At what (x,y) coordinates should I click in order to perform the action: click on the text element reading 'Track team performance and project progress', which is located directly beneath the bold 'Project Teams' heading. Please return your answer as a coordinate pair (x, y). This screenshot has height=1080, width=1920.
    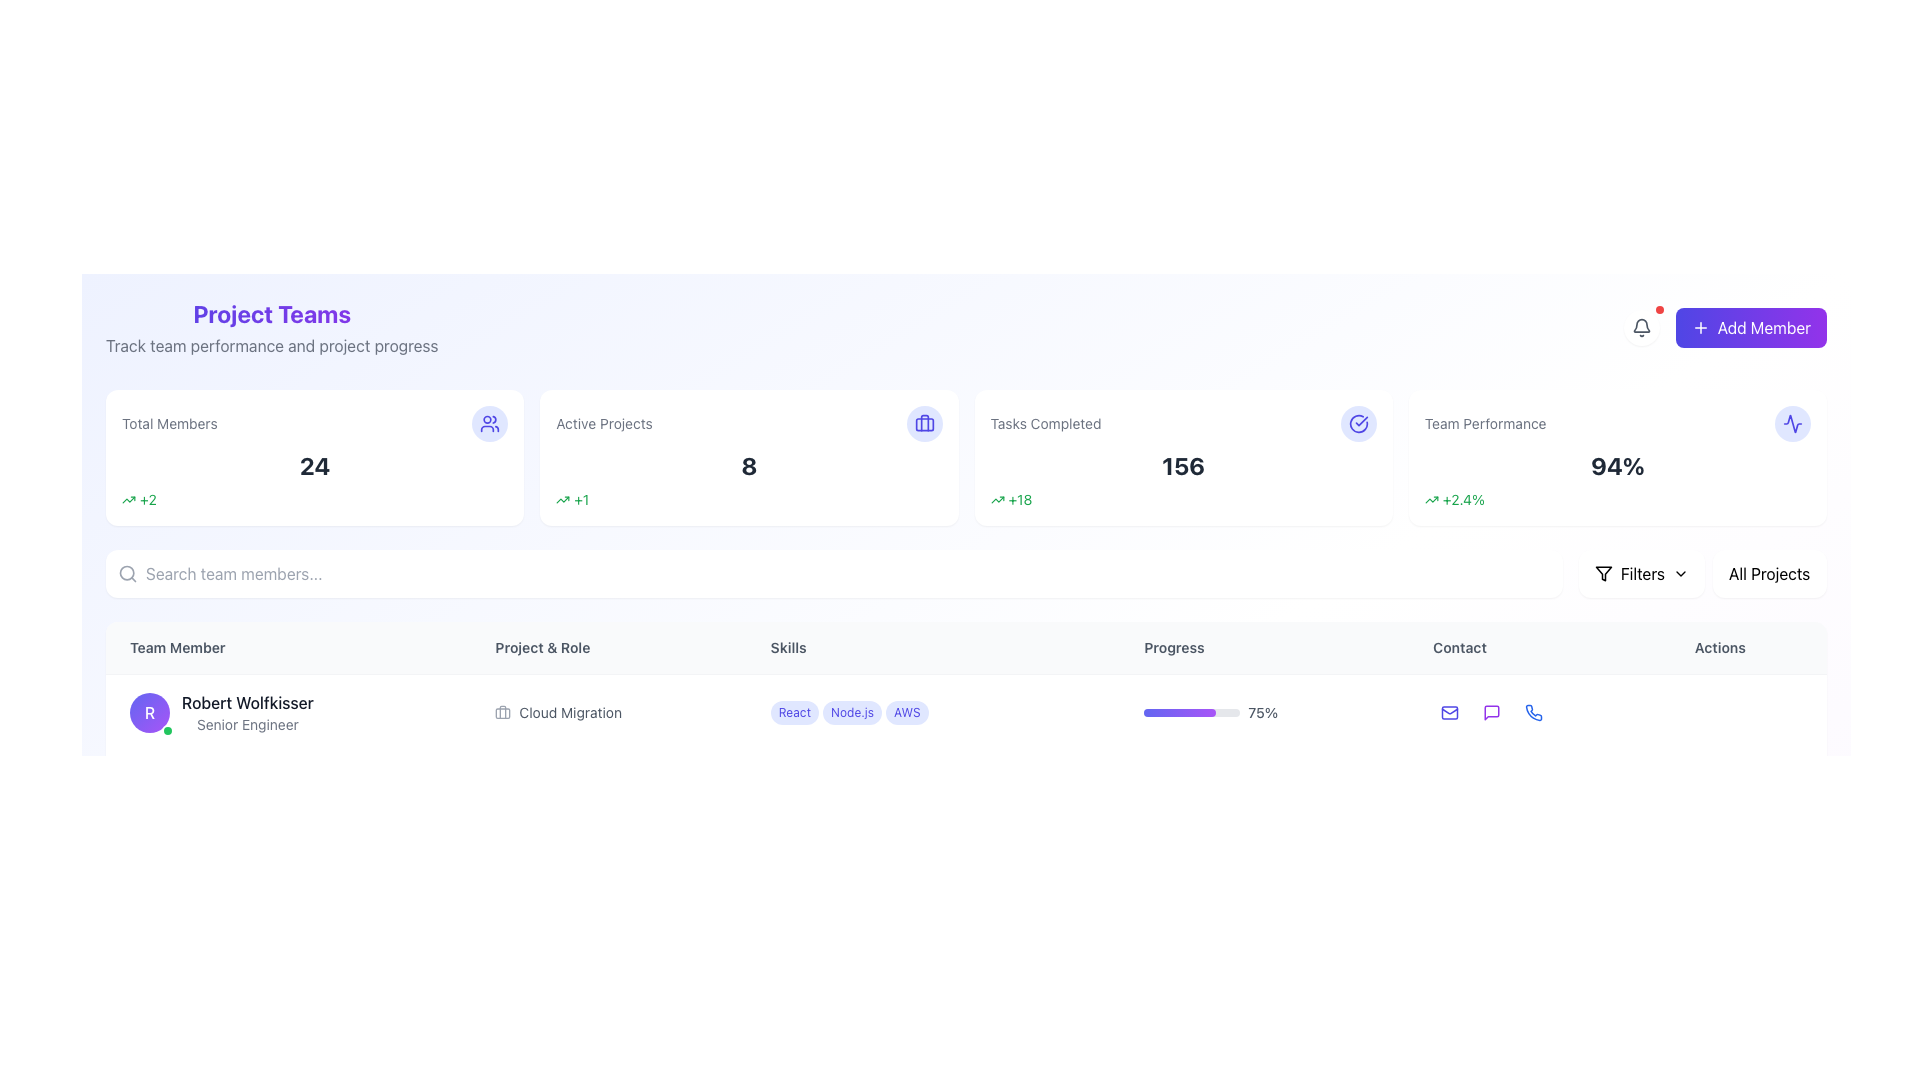
    Looking at the image, I should click on (271, 345).